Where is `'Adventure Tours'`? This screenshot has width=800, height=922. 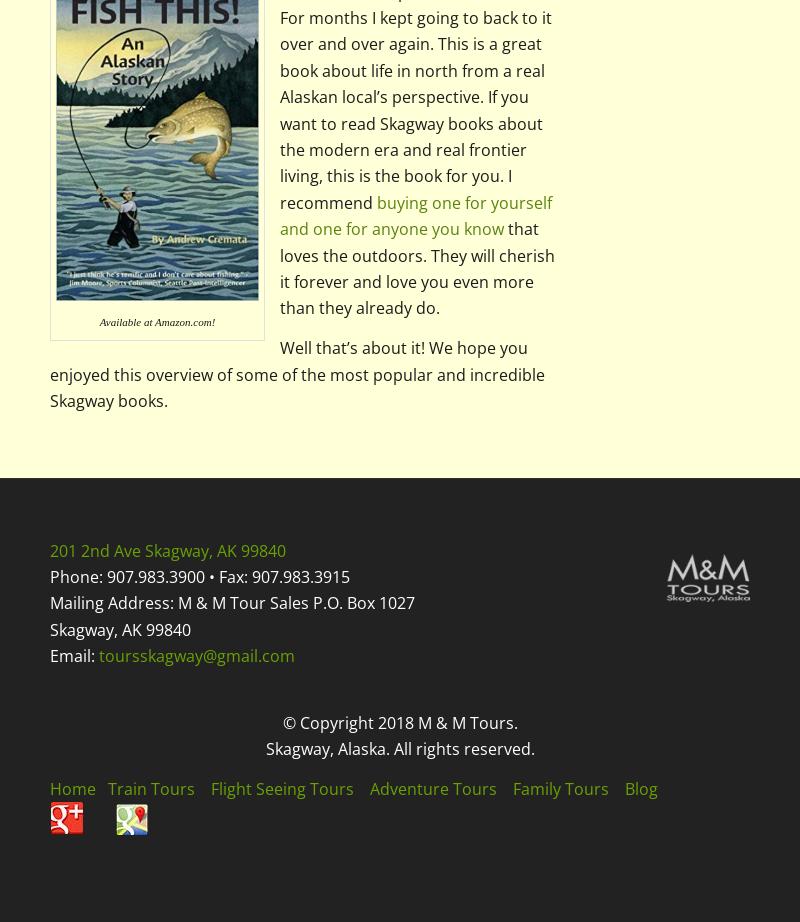
'Adventure Tours' is located at coordinates (369, 787).